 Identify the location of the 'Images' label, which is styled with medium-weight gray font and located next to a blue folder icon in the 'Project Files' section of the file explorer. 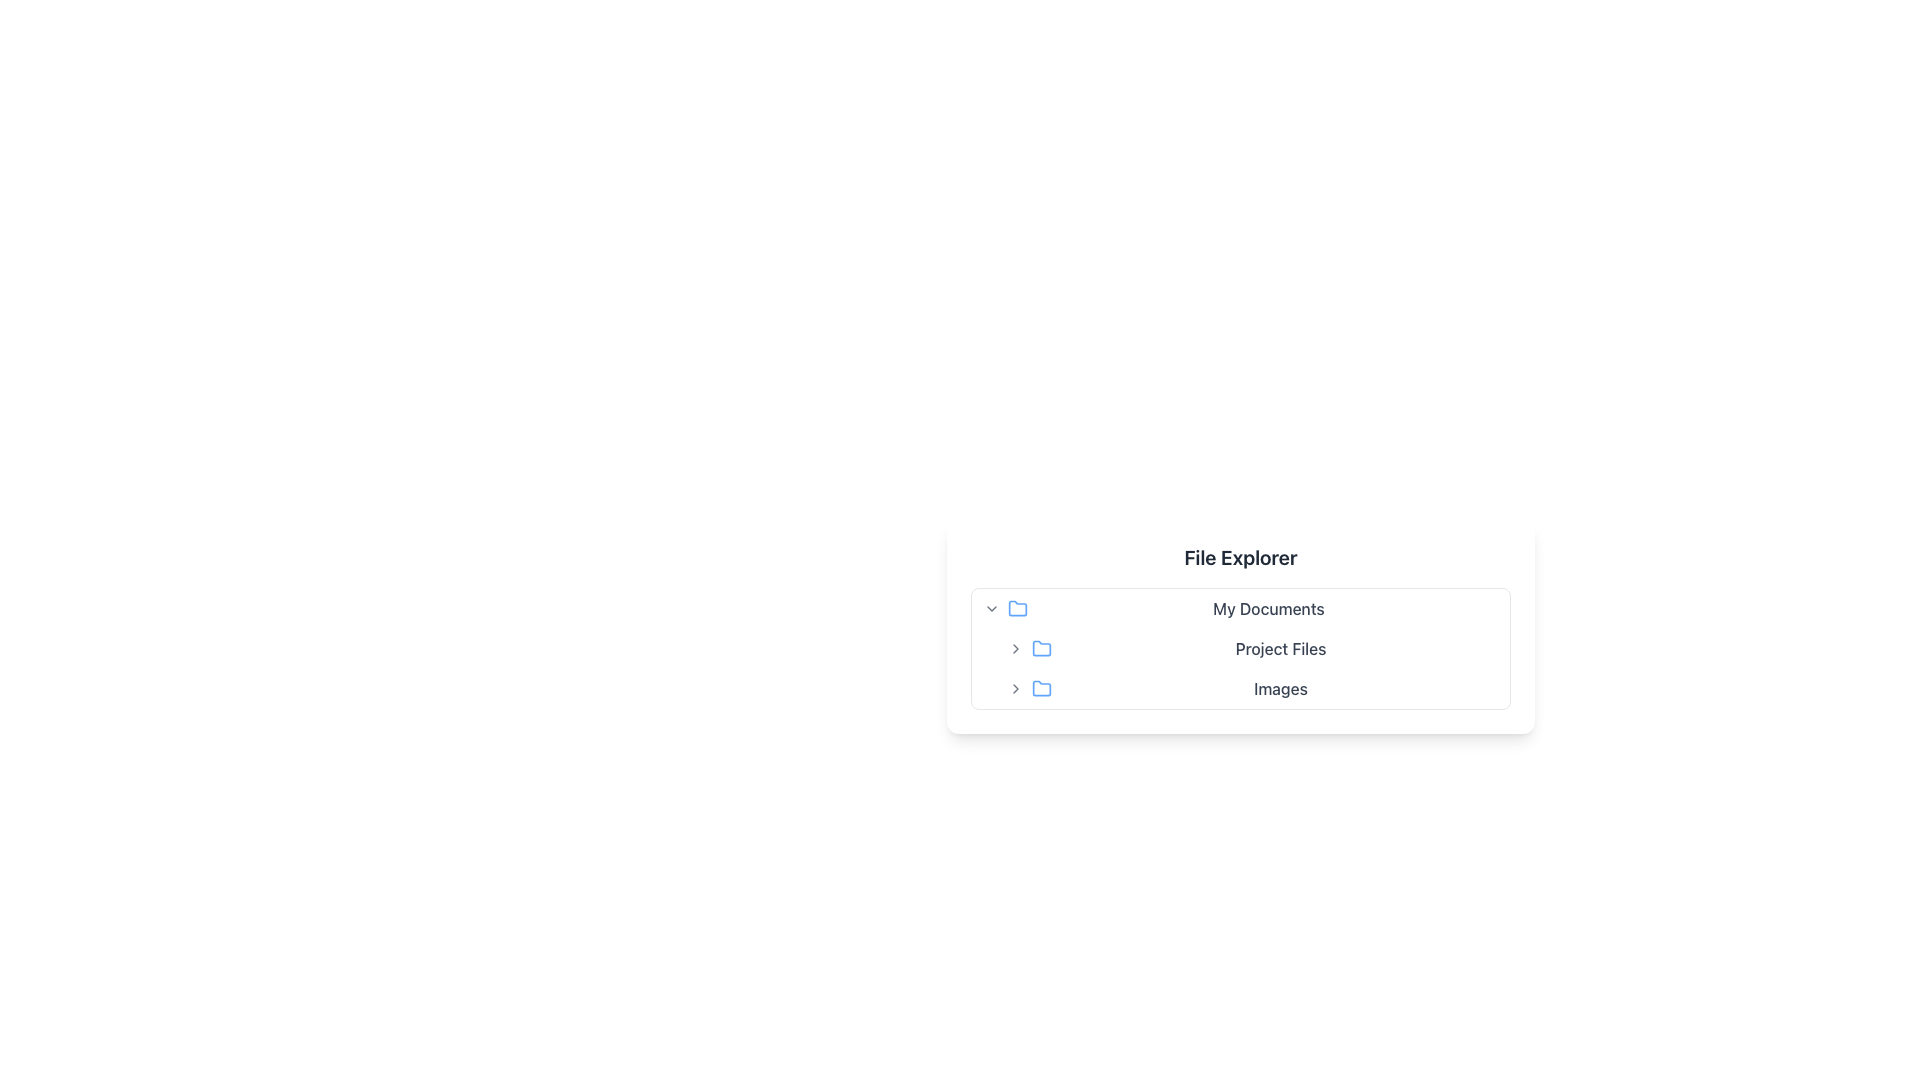
(1251, 688).